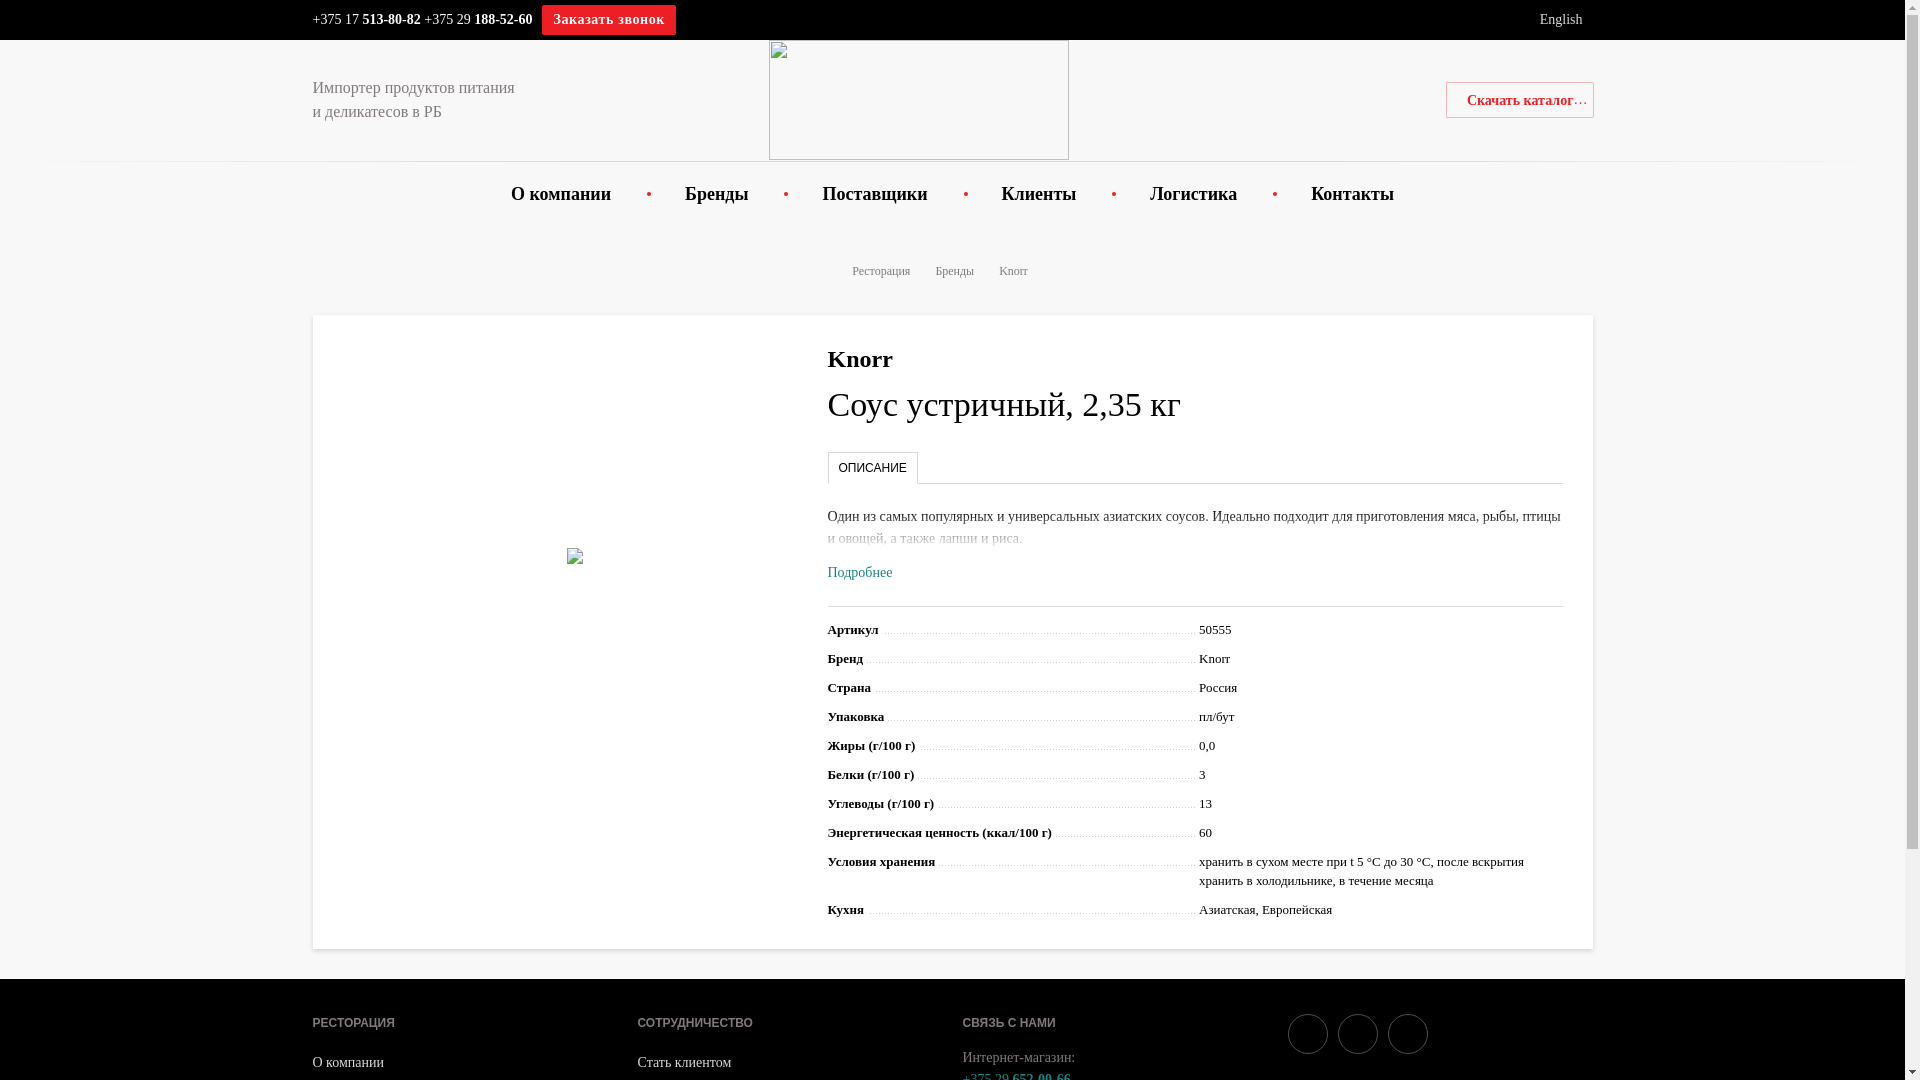  What do you see at coordinates (477, 19) in the screenshot?
I see `'+375 29 188-52-60'` at bounding box center [477, 19].